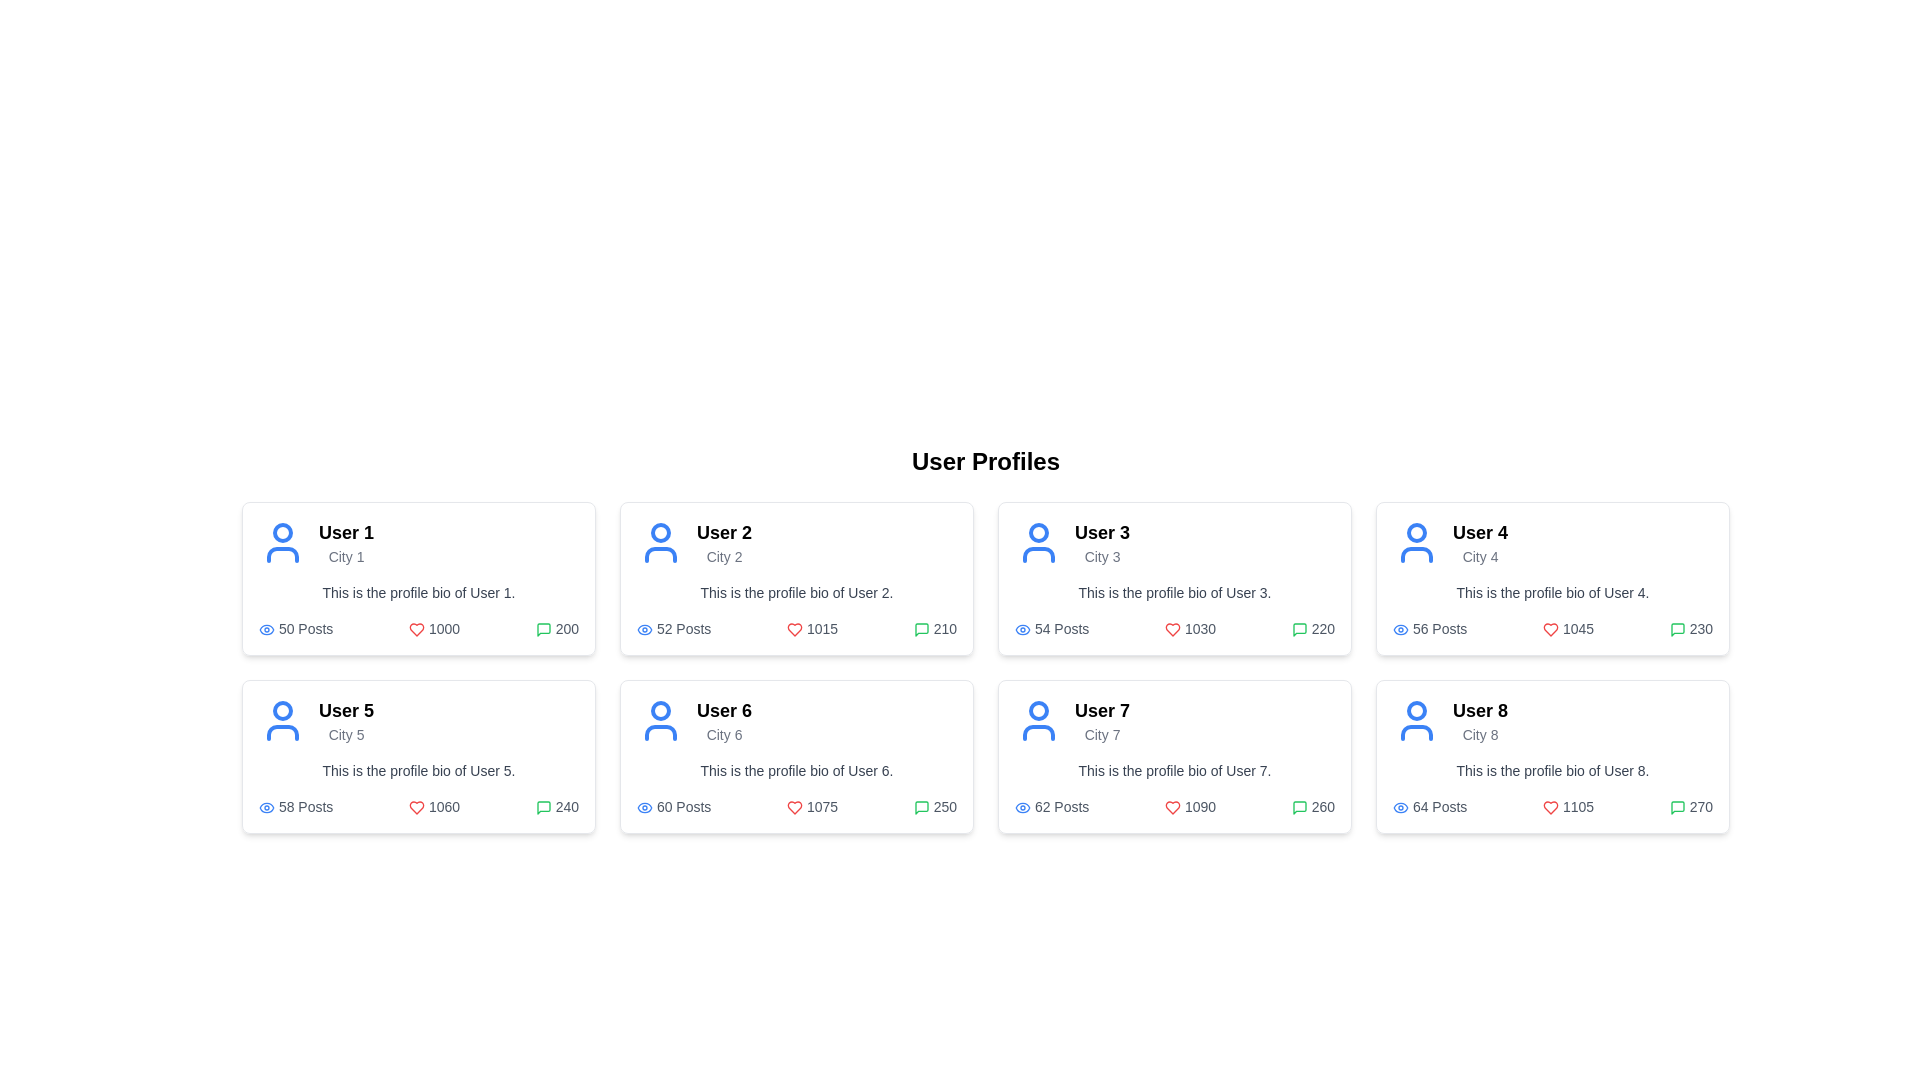  What do you see at coordinates (1101, 543) in the screenshot?
I see `the Text Label Group that identifies 'User 3', located on the right side of the user profiles in the top row of the grid` at bounding box center [1101, 543].